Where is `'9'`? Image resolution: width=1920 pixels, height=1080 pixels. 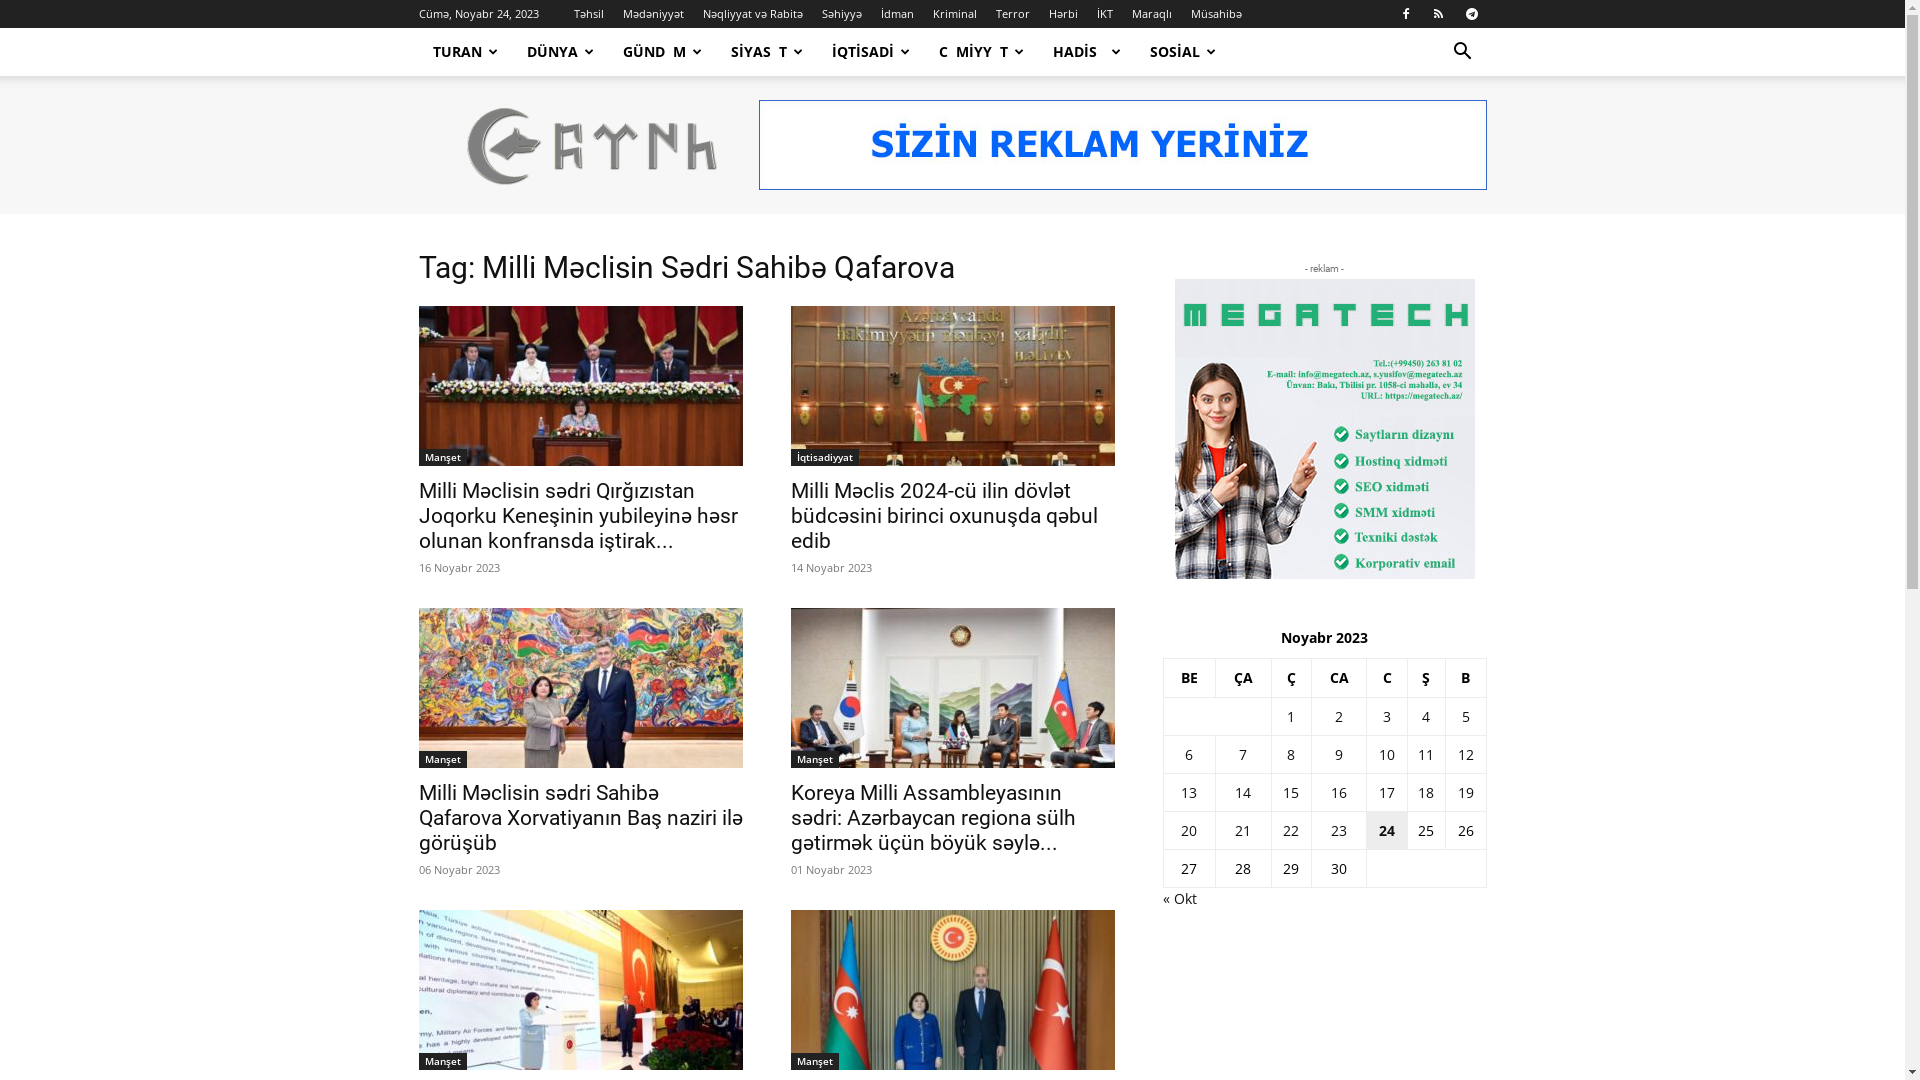
'9' is located at coordinates (1339, 754).